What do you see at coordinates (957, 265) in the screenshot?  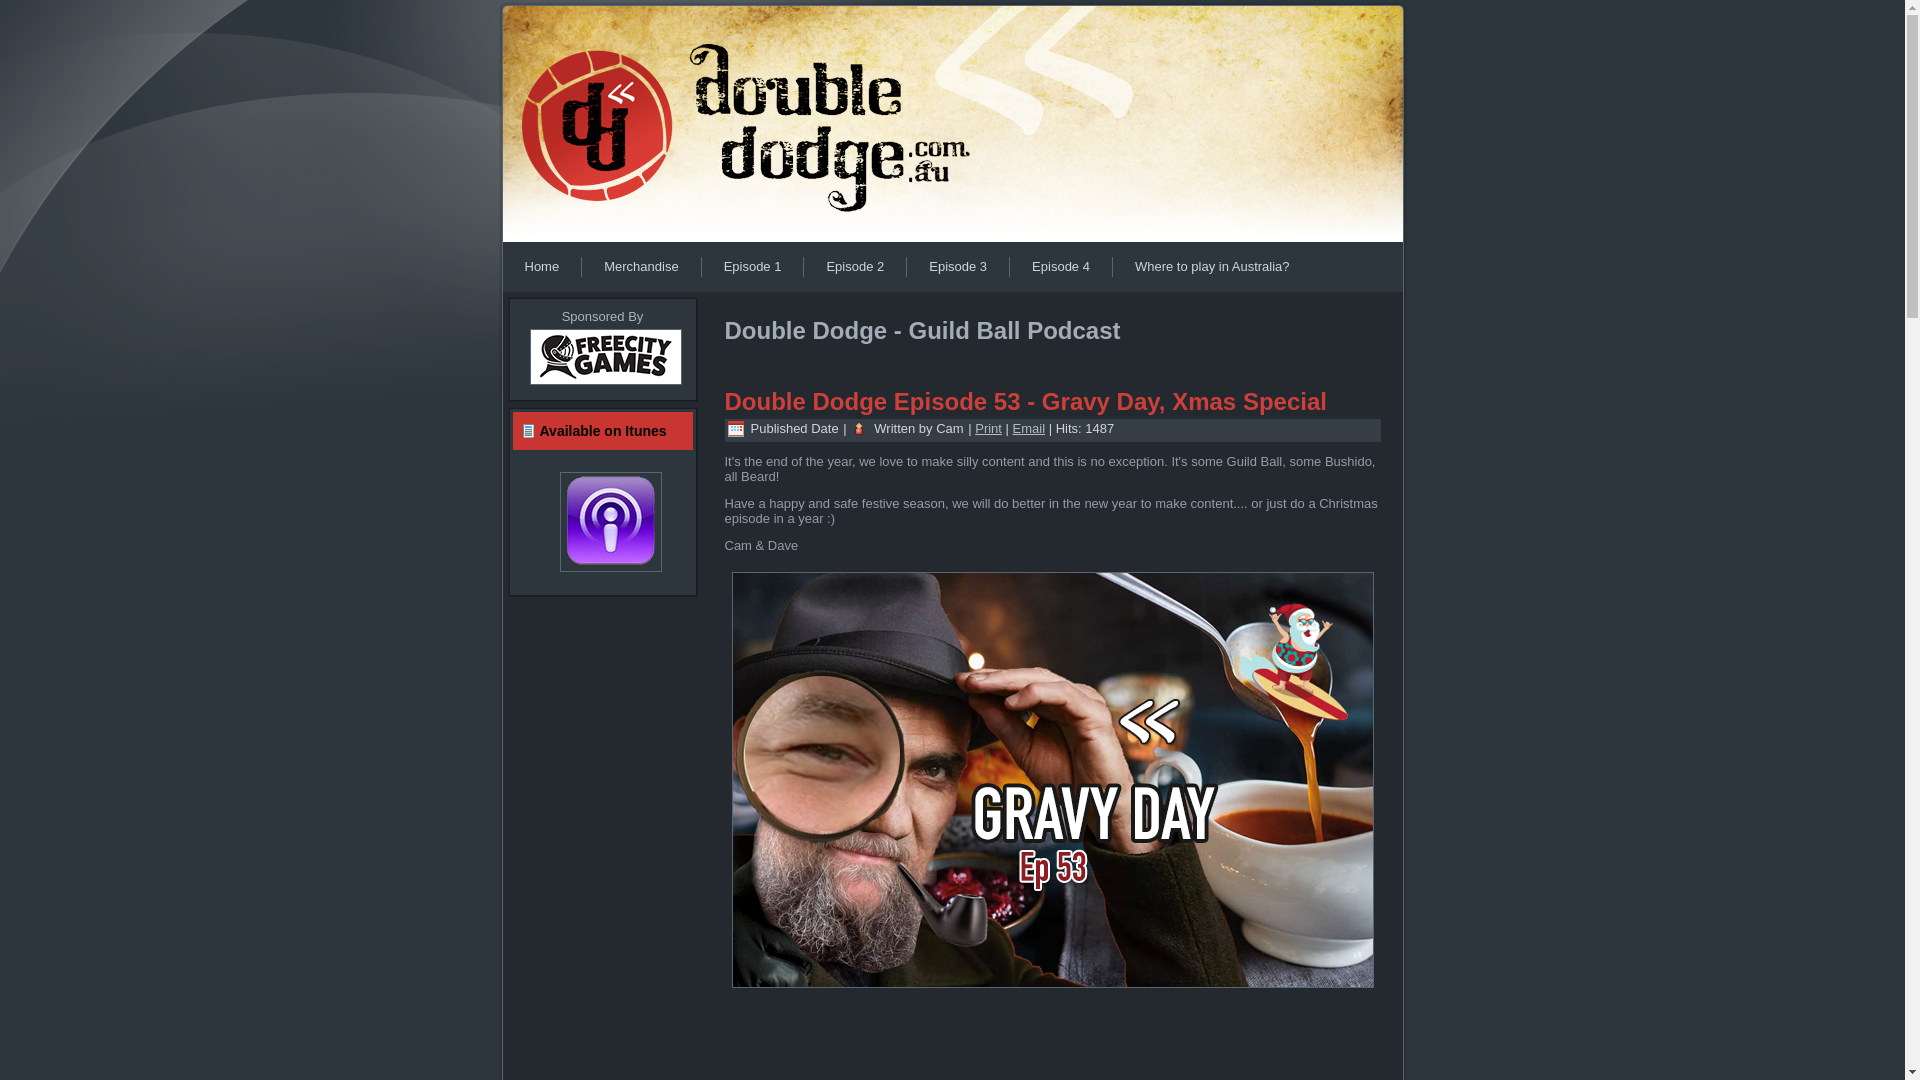 I see `'Episode 3'` at bounding box center [957, 265].